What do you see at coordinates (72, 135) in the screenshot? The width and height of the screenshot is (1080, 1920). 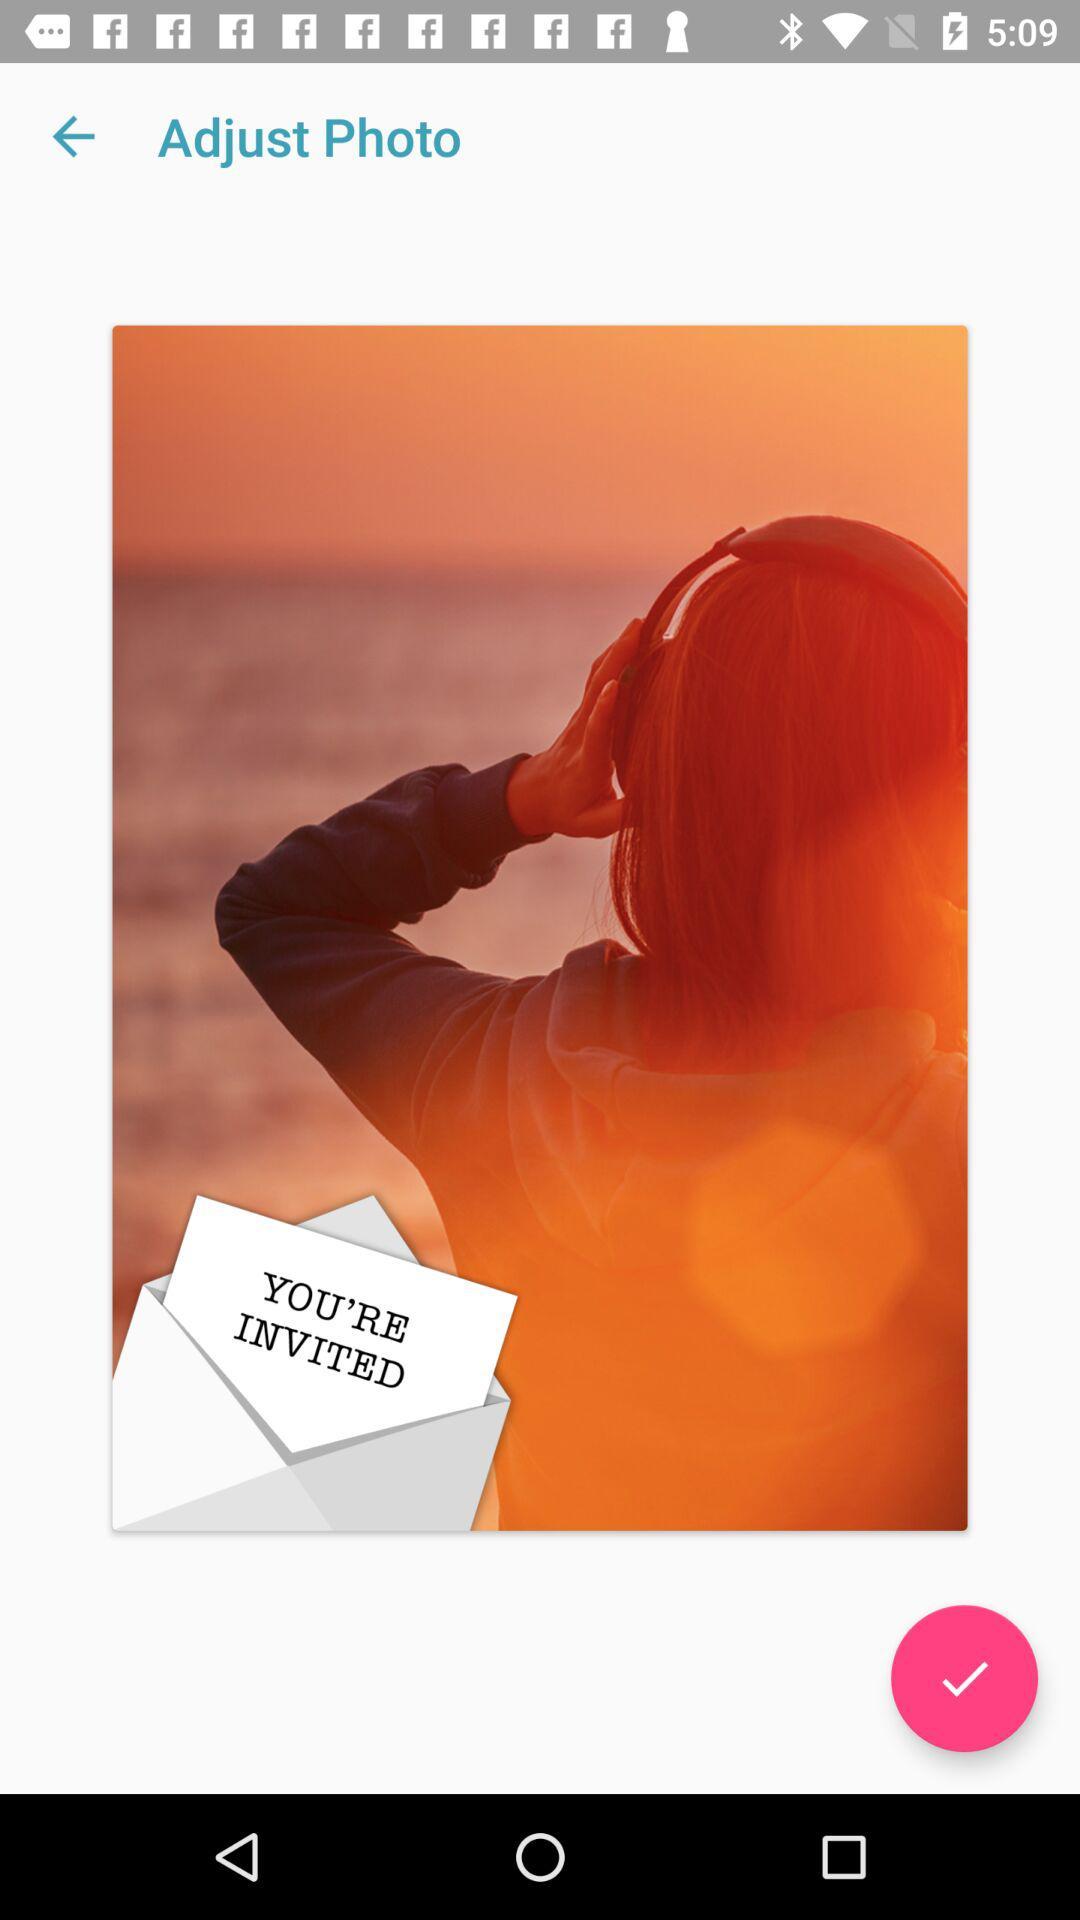 I see `icon next to adjust photo app` at bounding box center [72, 135].